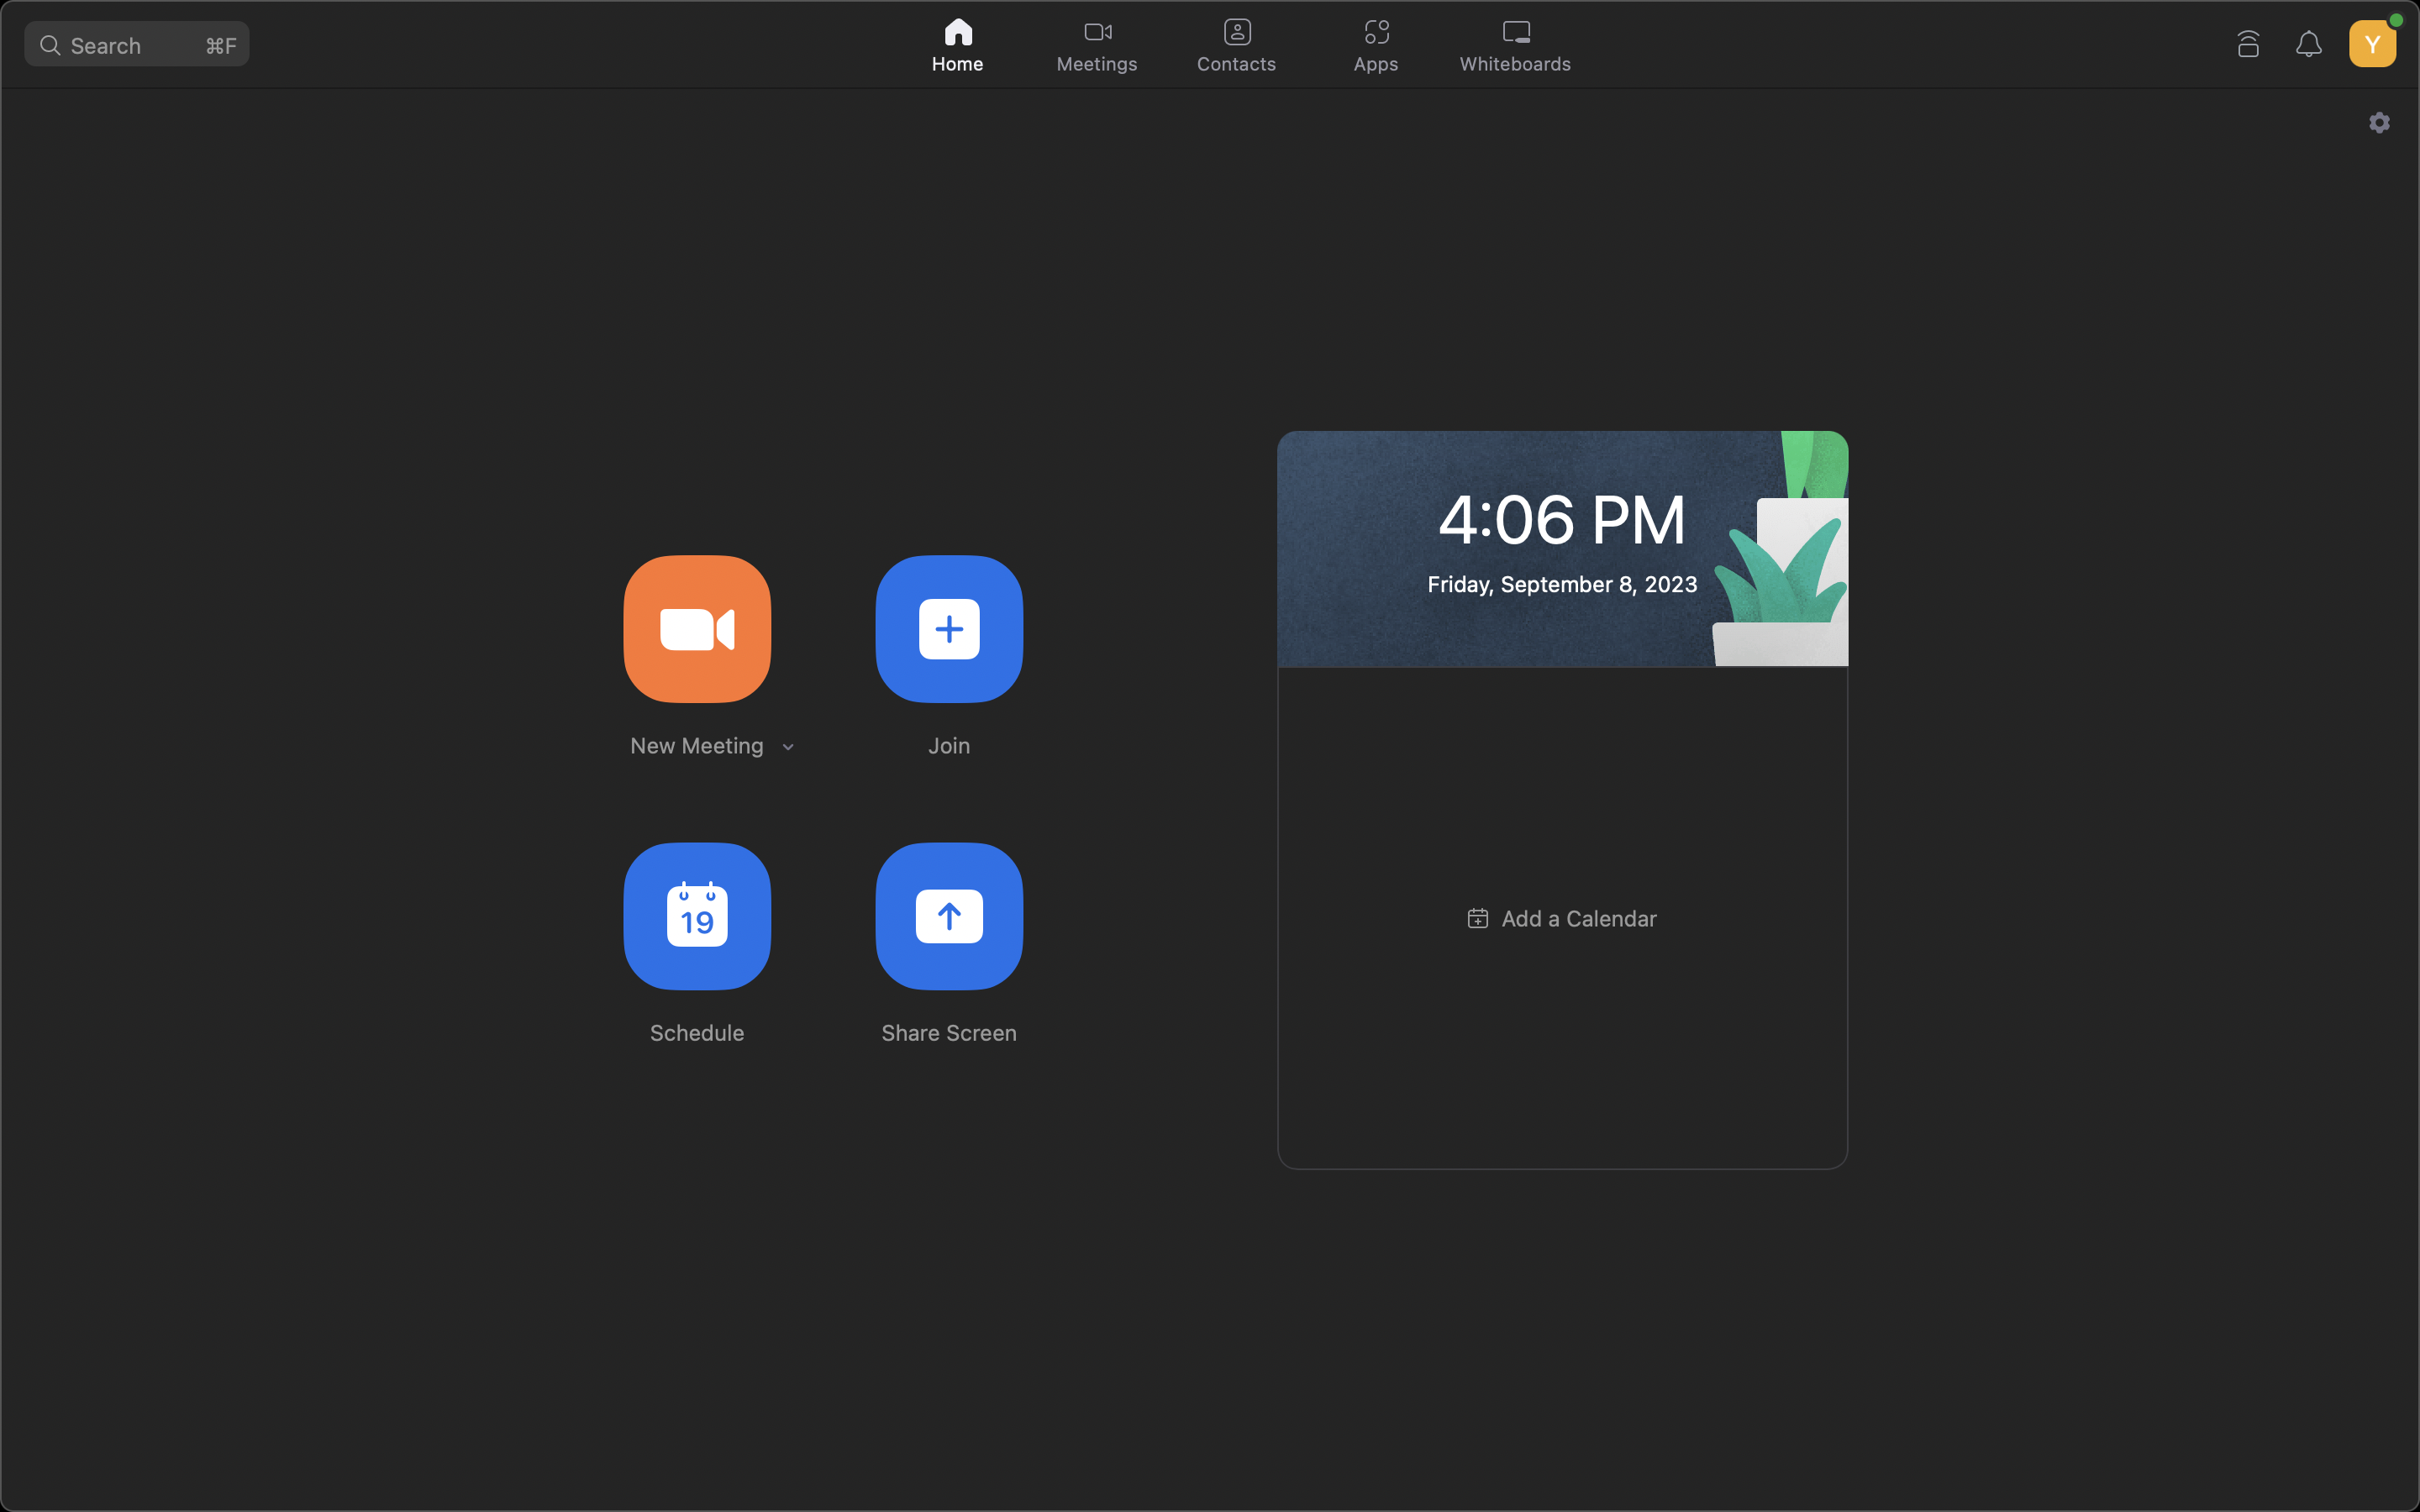  I want to click on Participate in a meeting using the code 123456789, so click(948, 626).